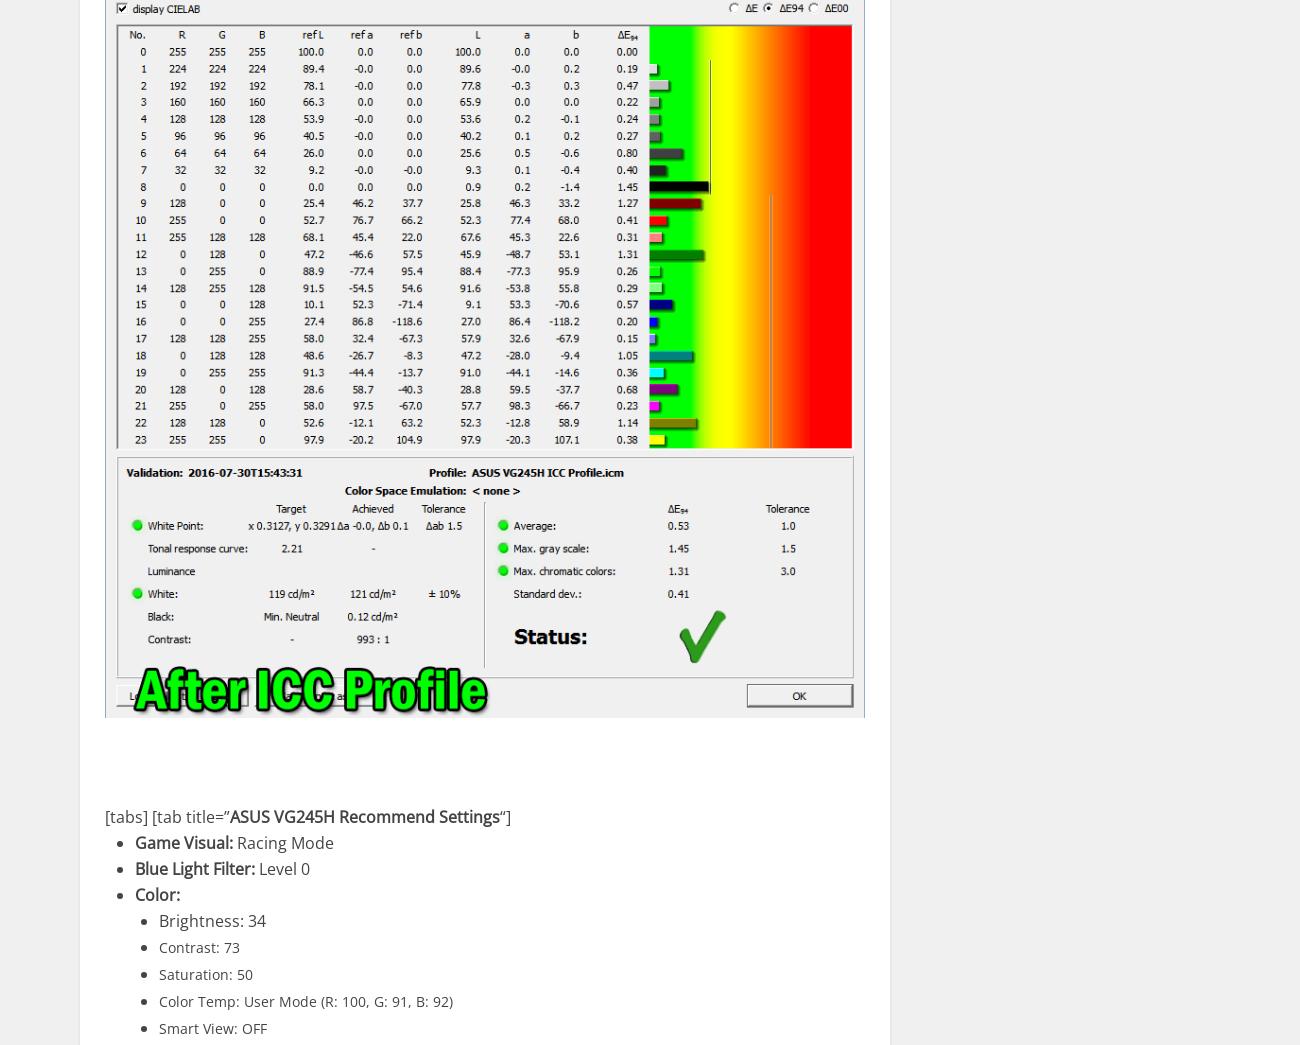 The height and width of the screenshot is (1045, 1300). What do you see at coordinates (167, 815) in the screenshot?
I see `'[tabs] [tab title=”'` at bounding box center [167, 815].